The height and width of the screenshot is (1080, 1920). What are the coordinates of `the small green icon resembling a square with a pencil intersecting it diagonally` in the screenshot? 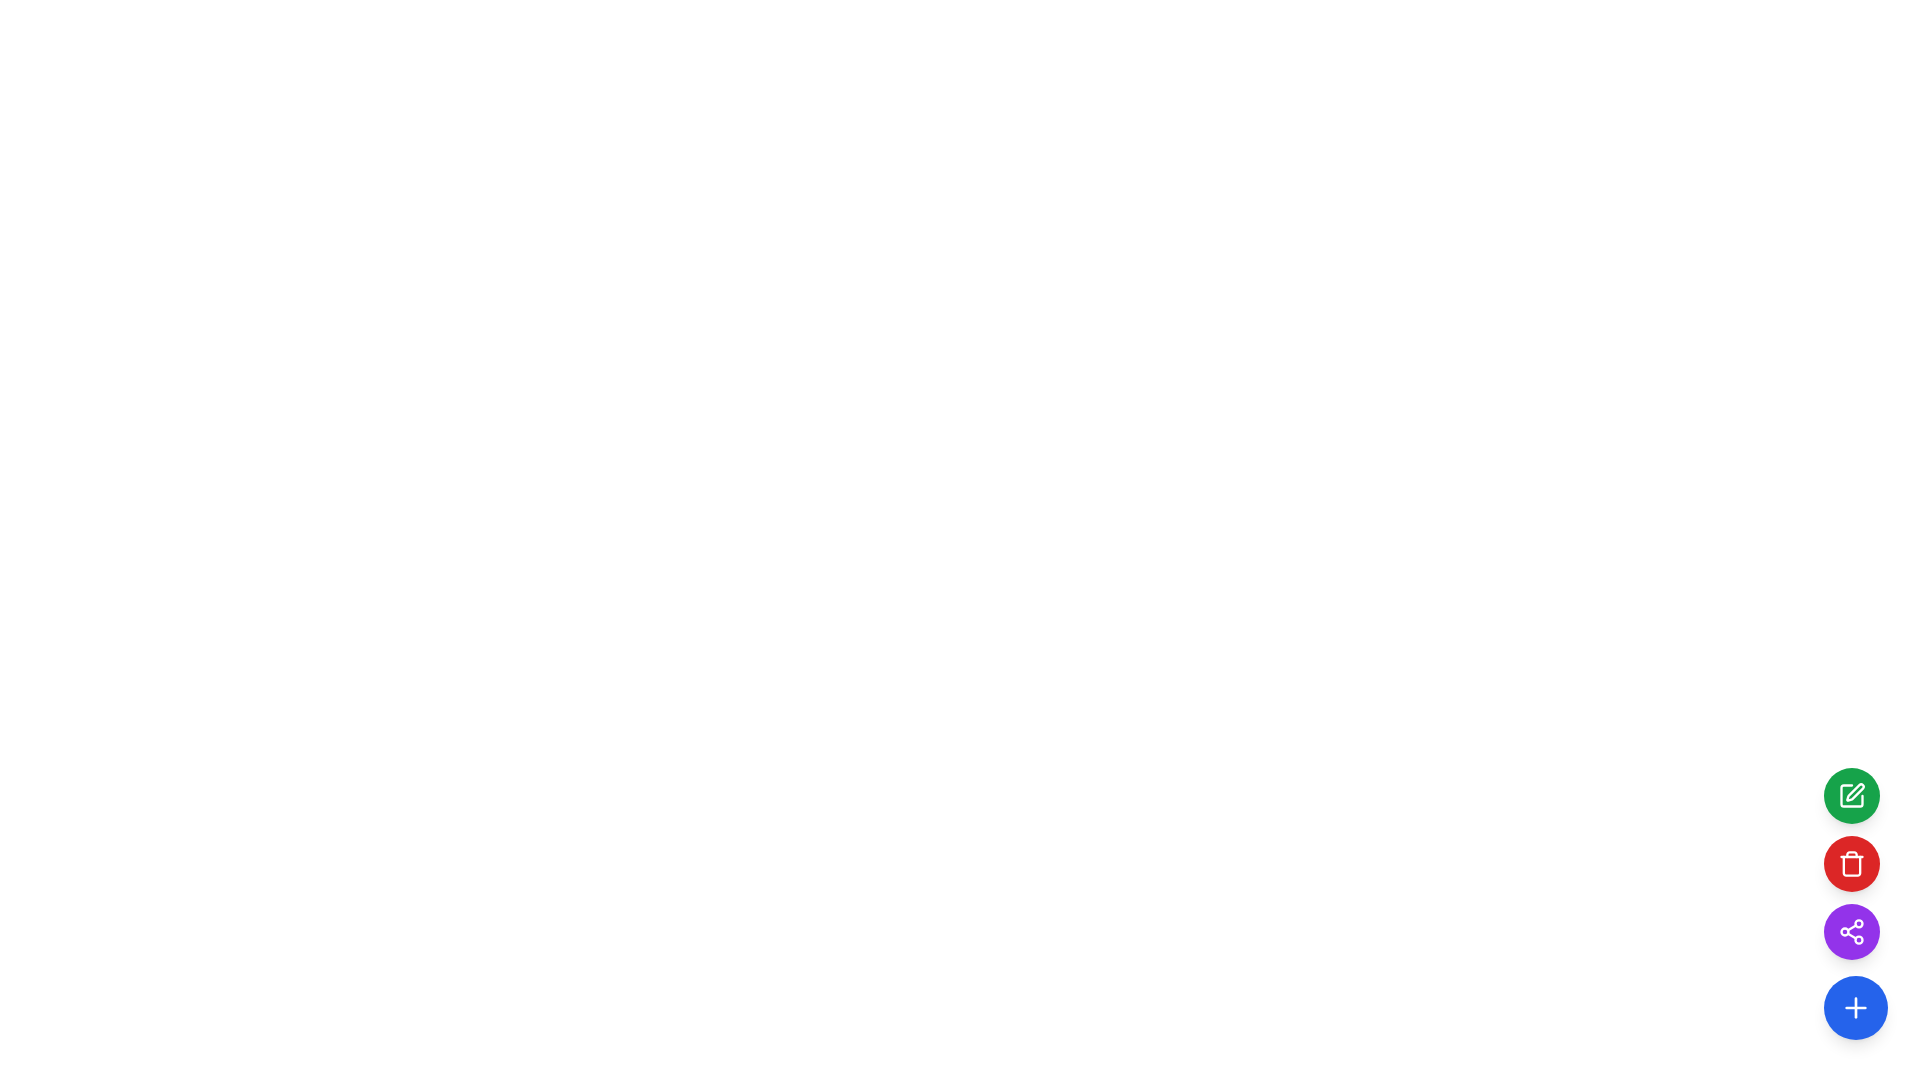 It's located at (1854, 791).